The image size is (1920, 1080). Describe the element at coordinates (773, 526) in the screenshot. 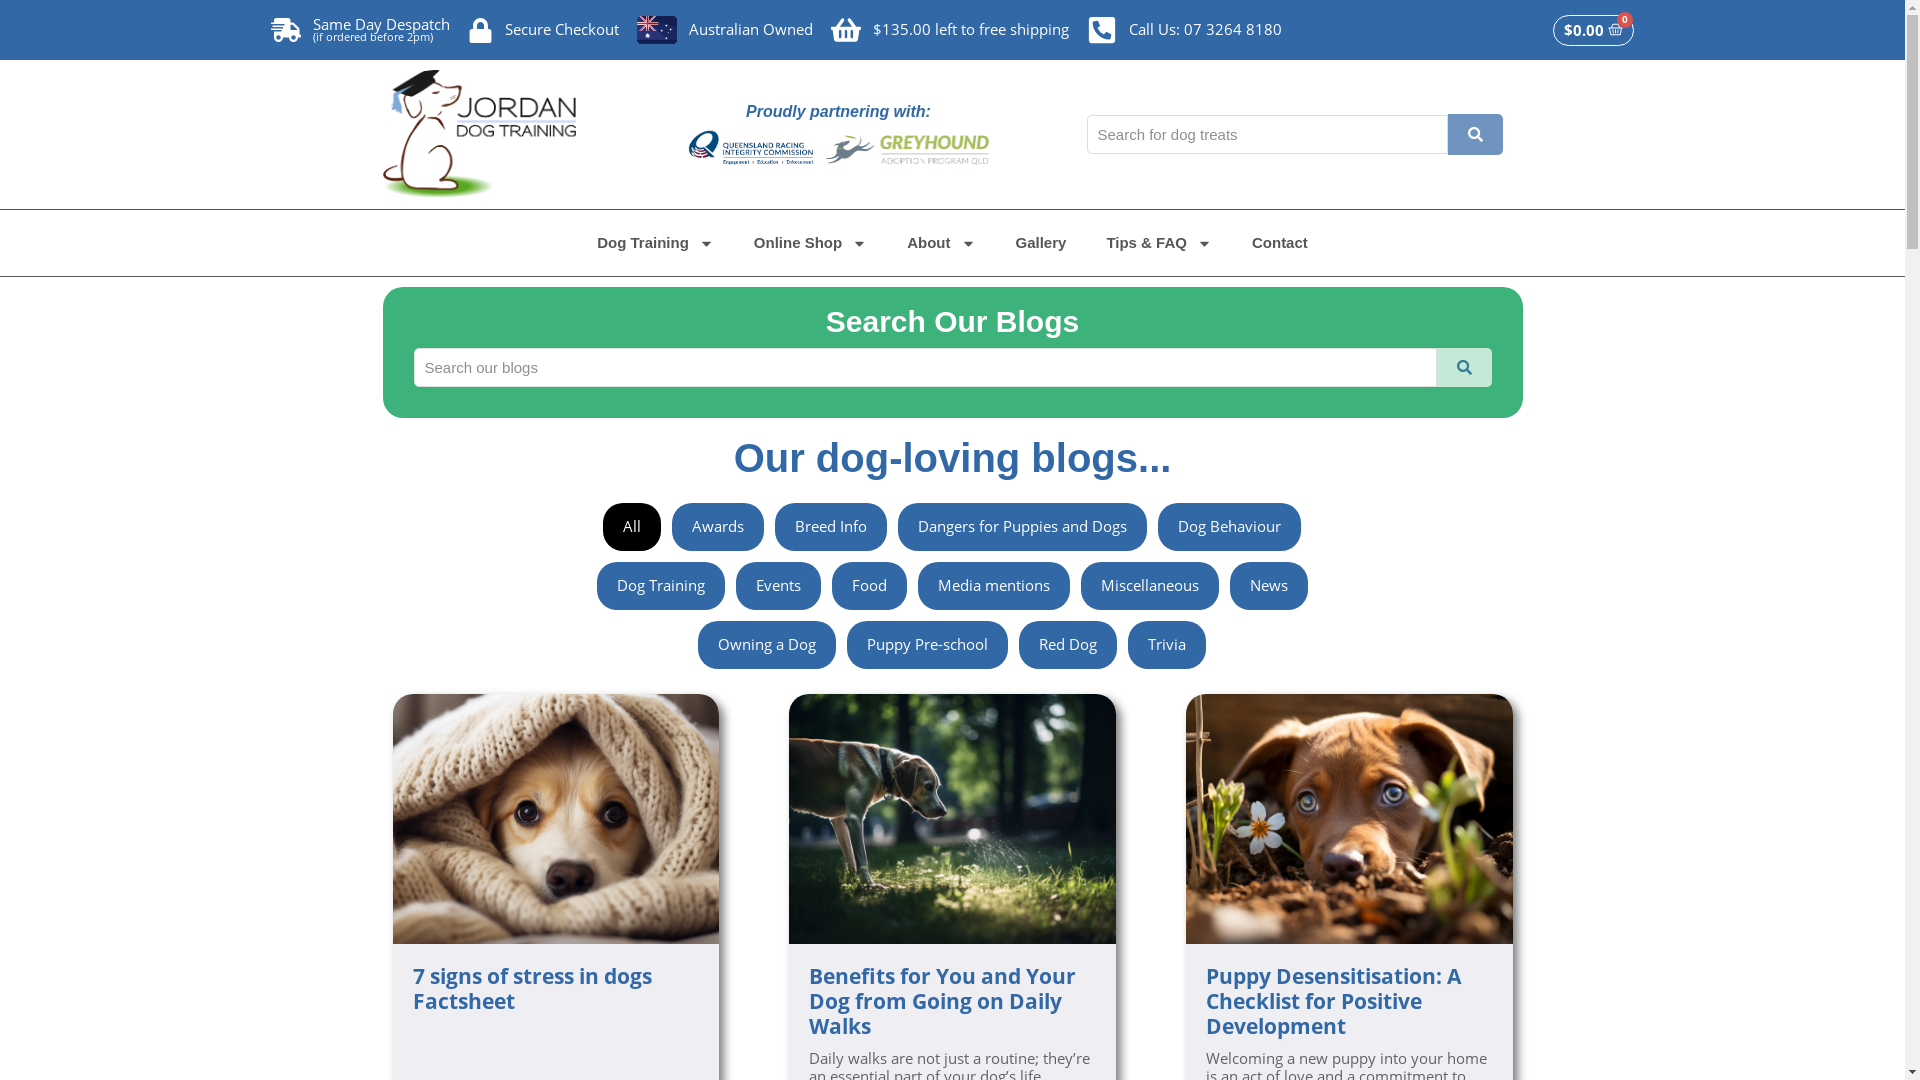

I see `'Breed Info'` at that location.